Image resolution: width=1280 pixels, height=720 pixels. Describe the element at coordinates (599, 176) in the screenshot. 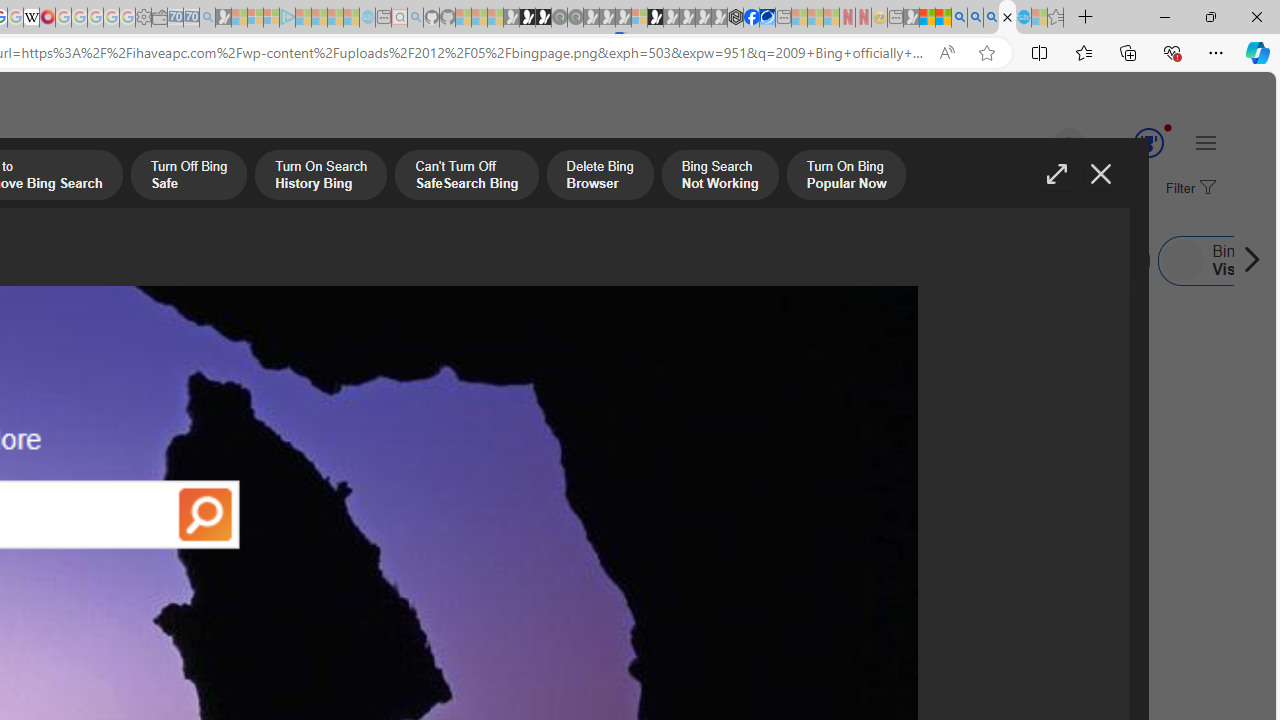

I see `'Delete Bing Browser'` at that location.